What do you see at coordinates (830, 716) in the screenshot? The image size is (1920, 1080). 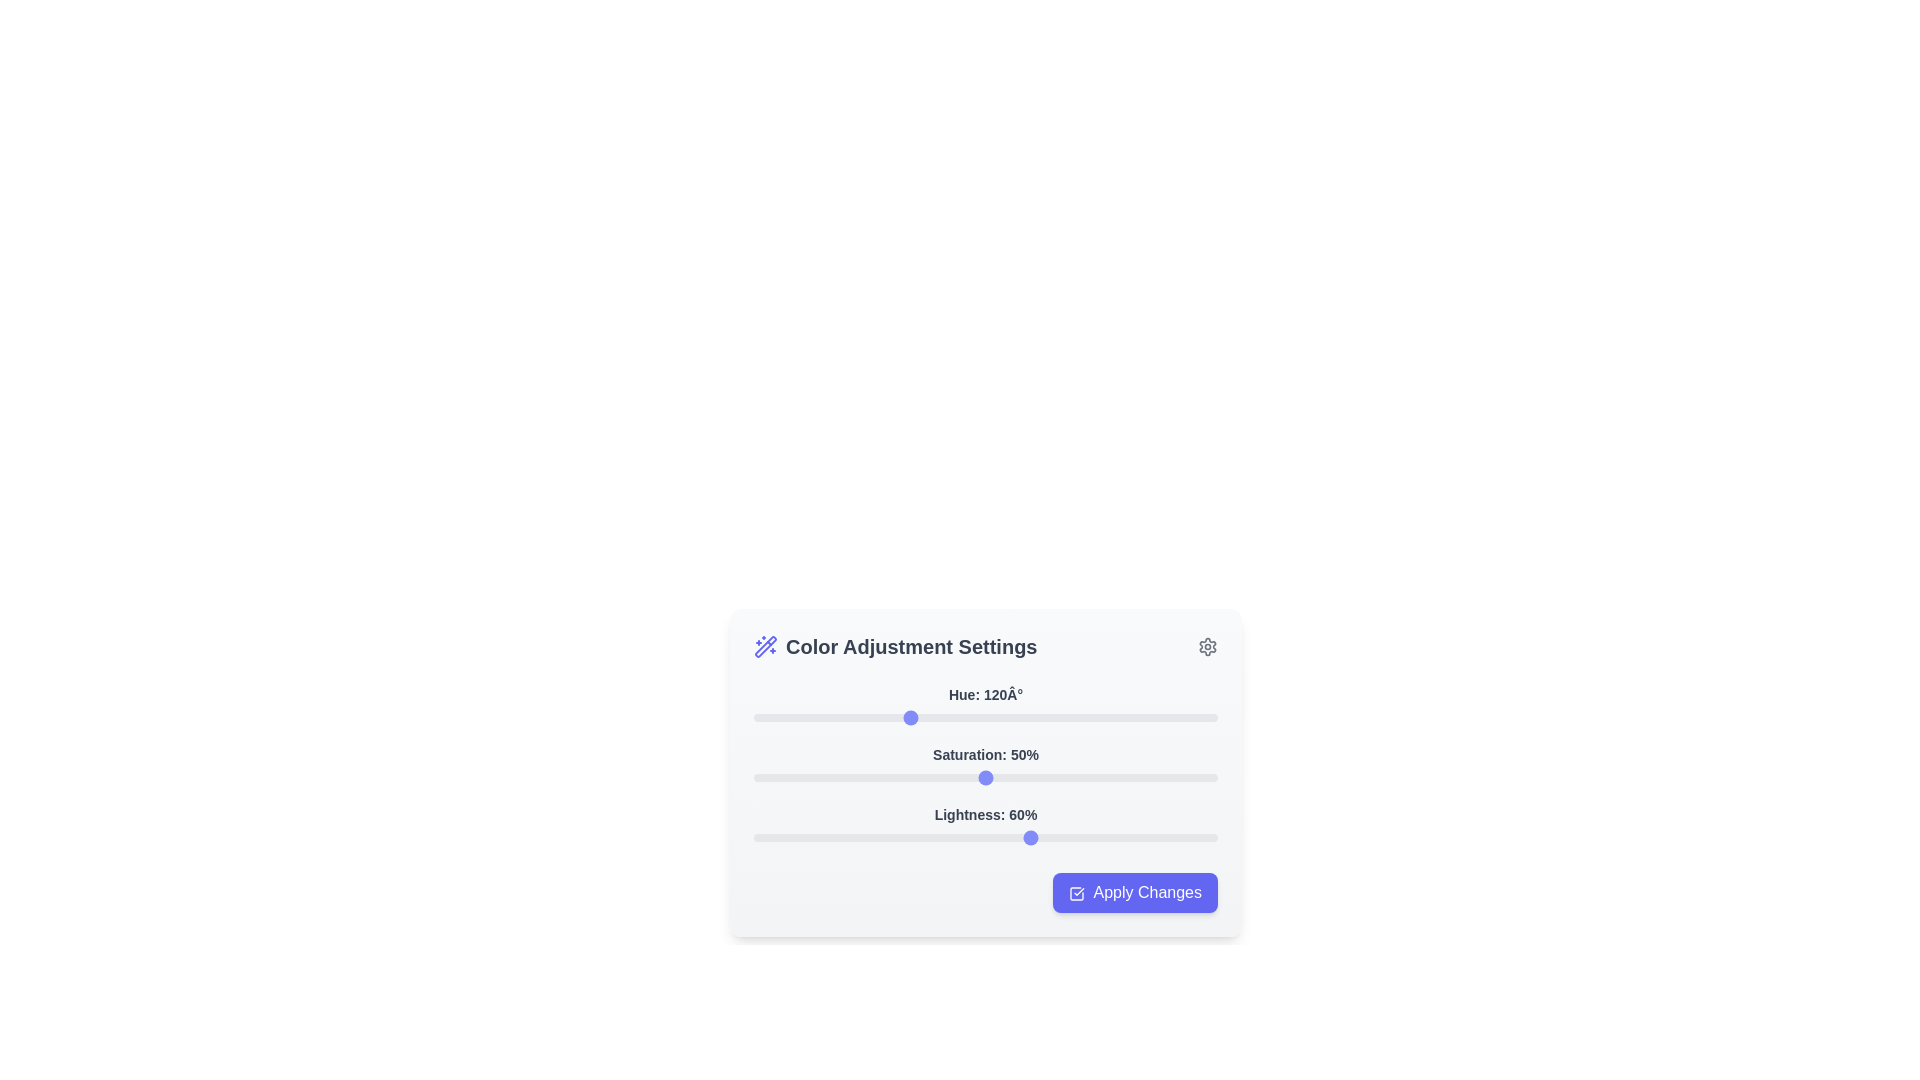 I see `hue` at bounding box center [830, 716].